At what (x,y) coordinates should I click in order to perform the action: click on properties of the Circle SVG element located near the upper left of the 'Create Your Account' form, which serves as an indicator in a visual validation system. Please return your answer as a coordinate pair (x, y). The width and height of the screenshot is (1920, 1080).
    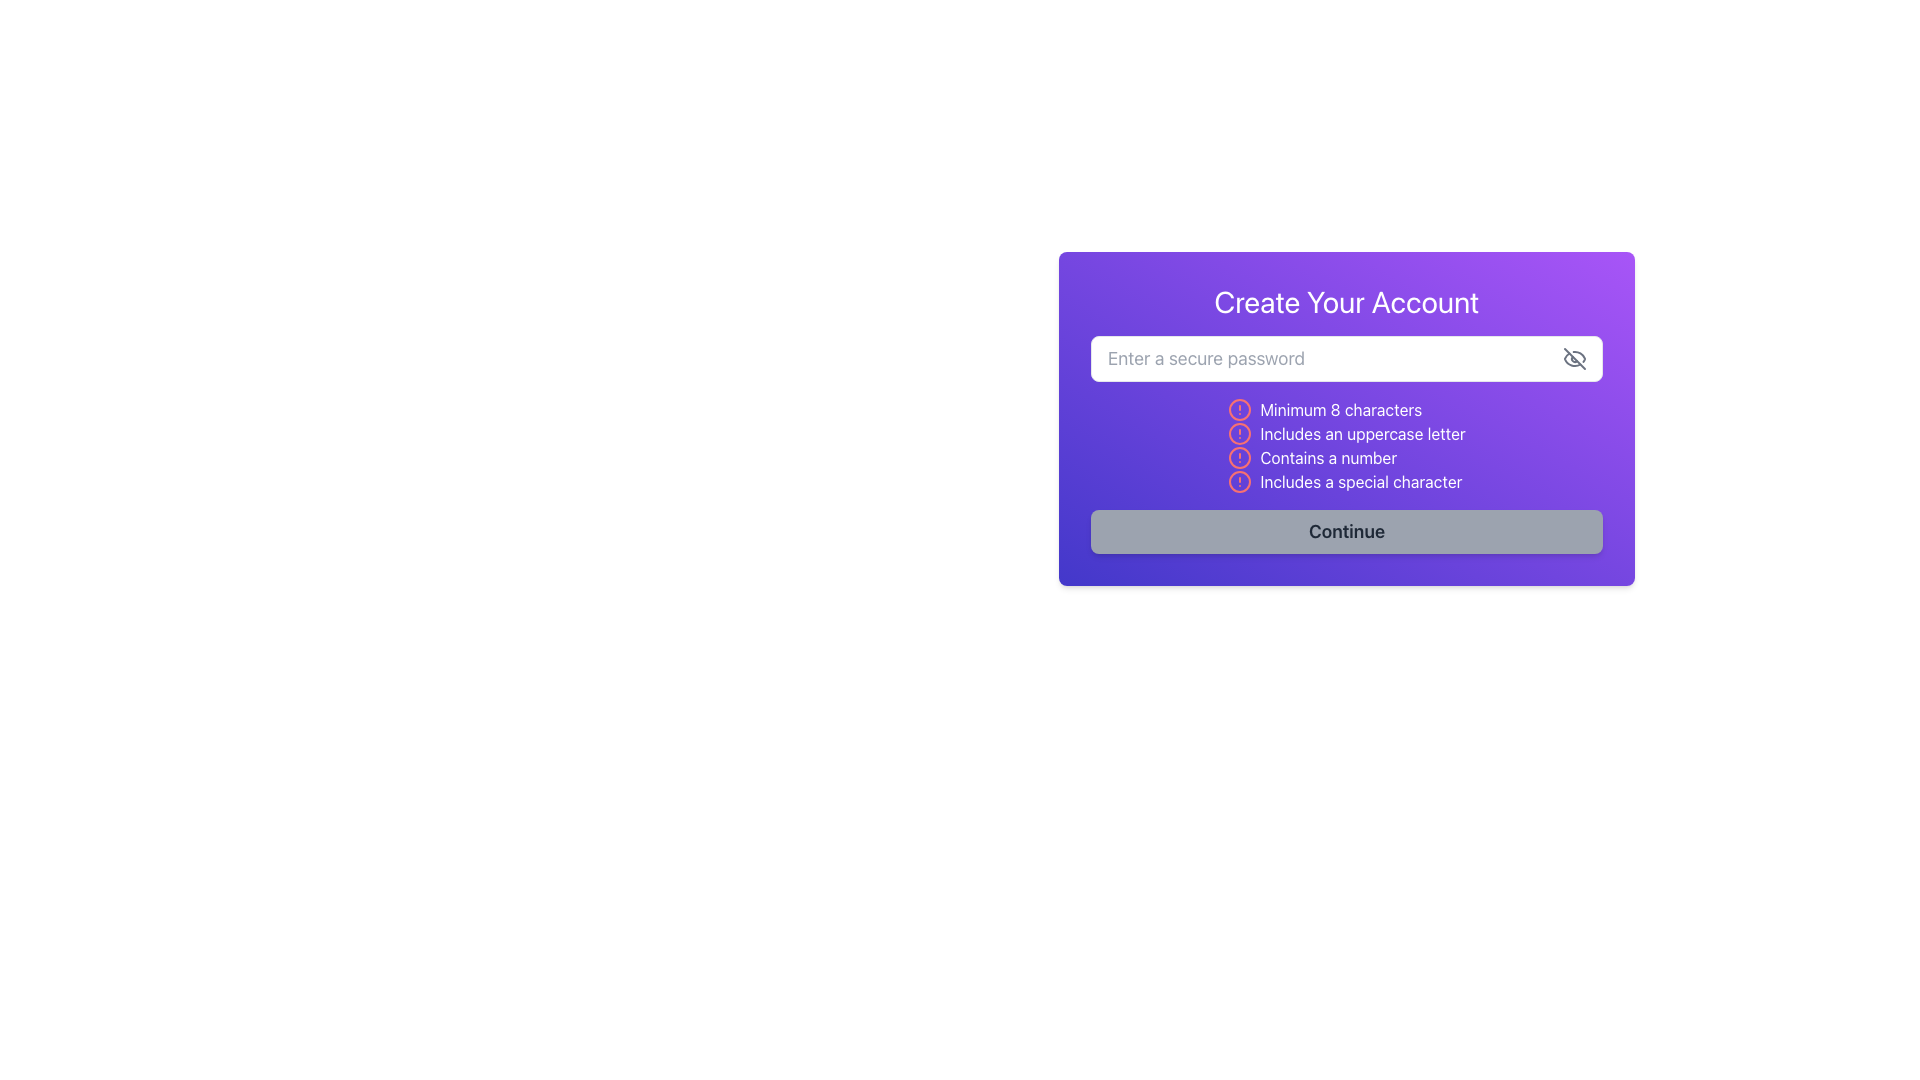
    Looking at the image, I should click on (1239, 408).